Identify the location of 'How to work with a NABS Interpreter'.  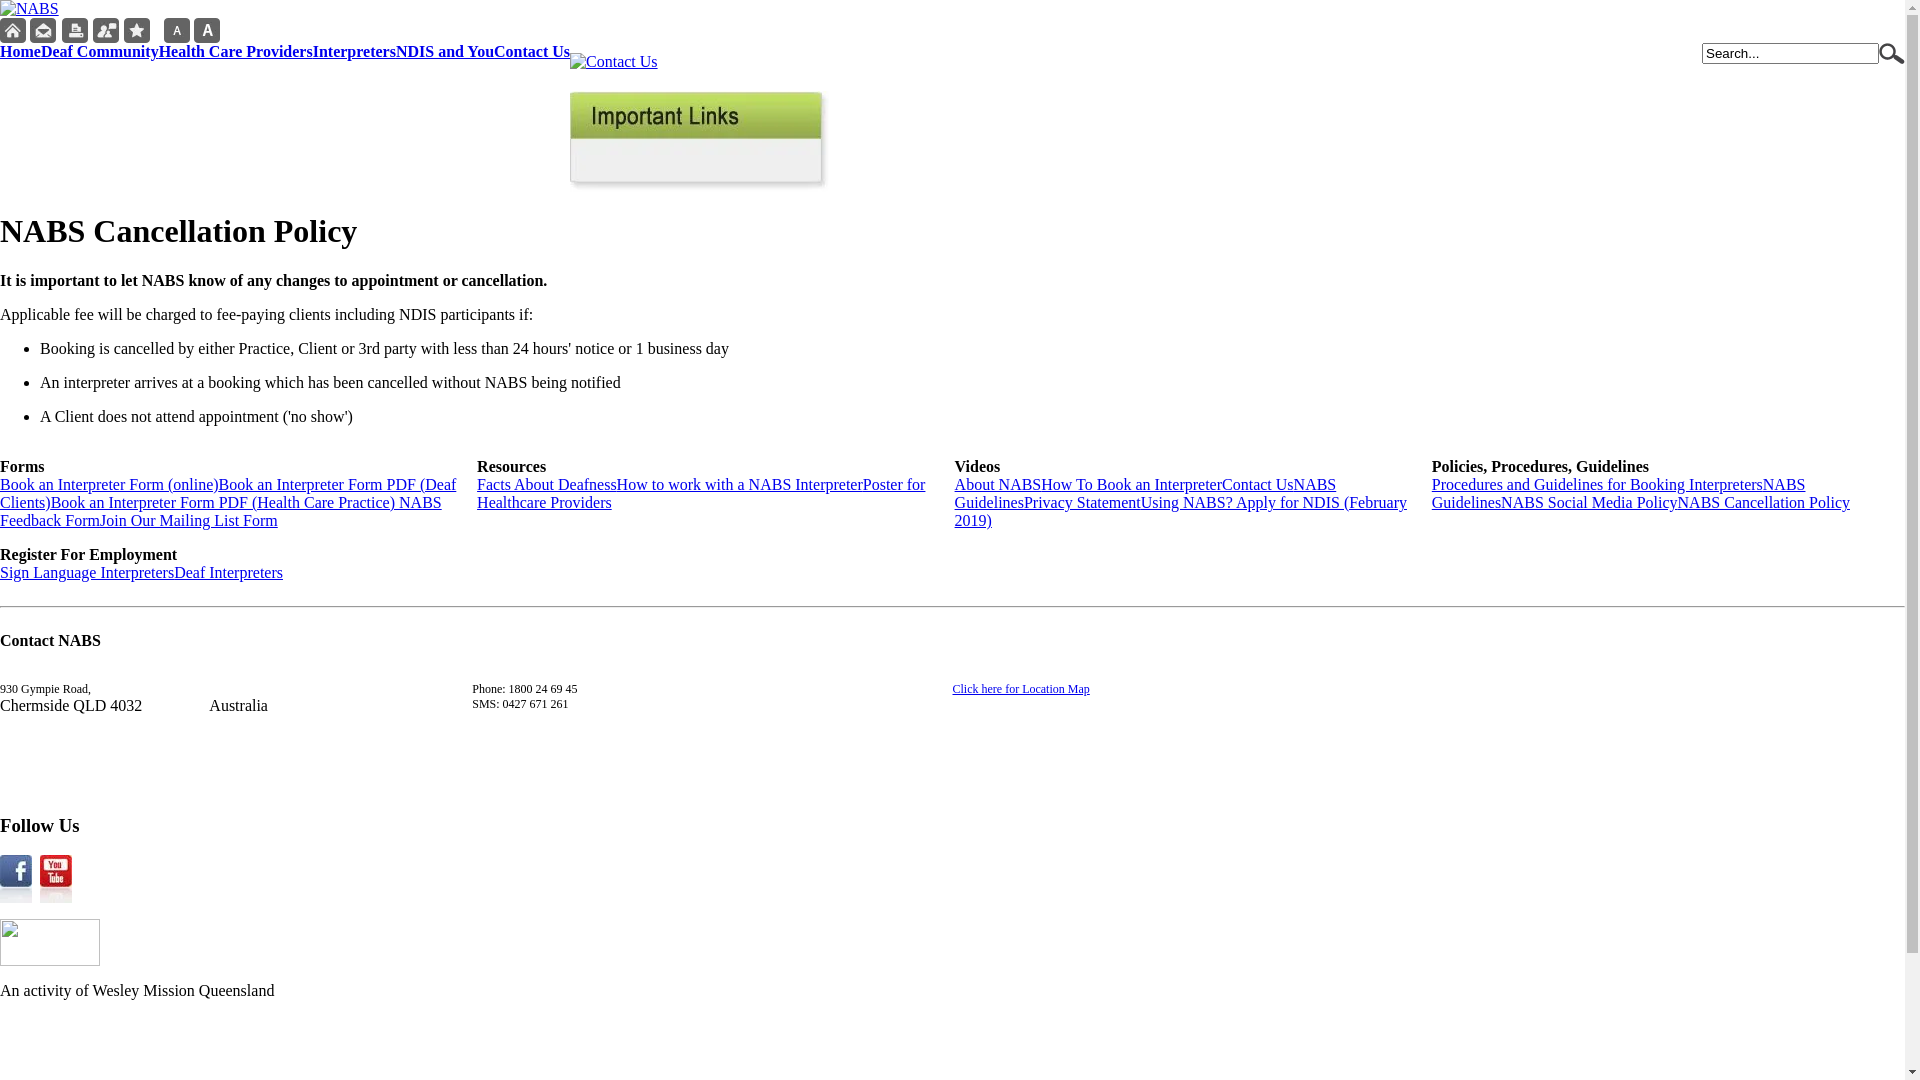
(738, 484).